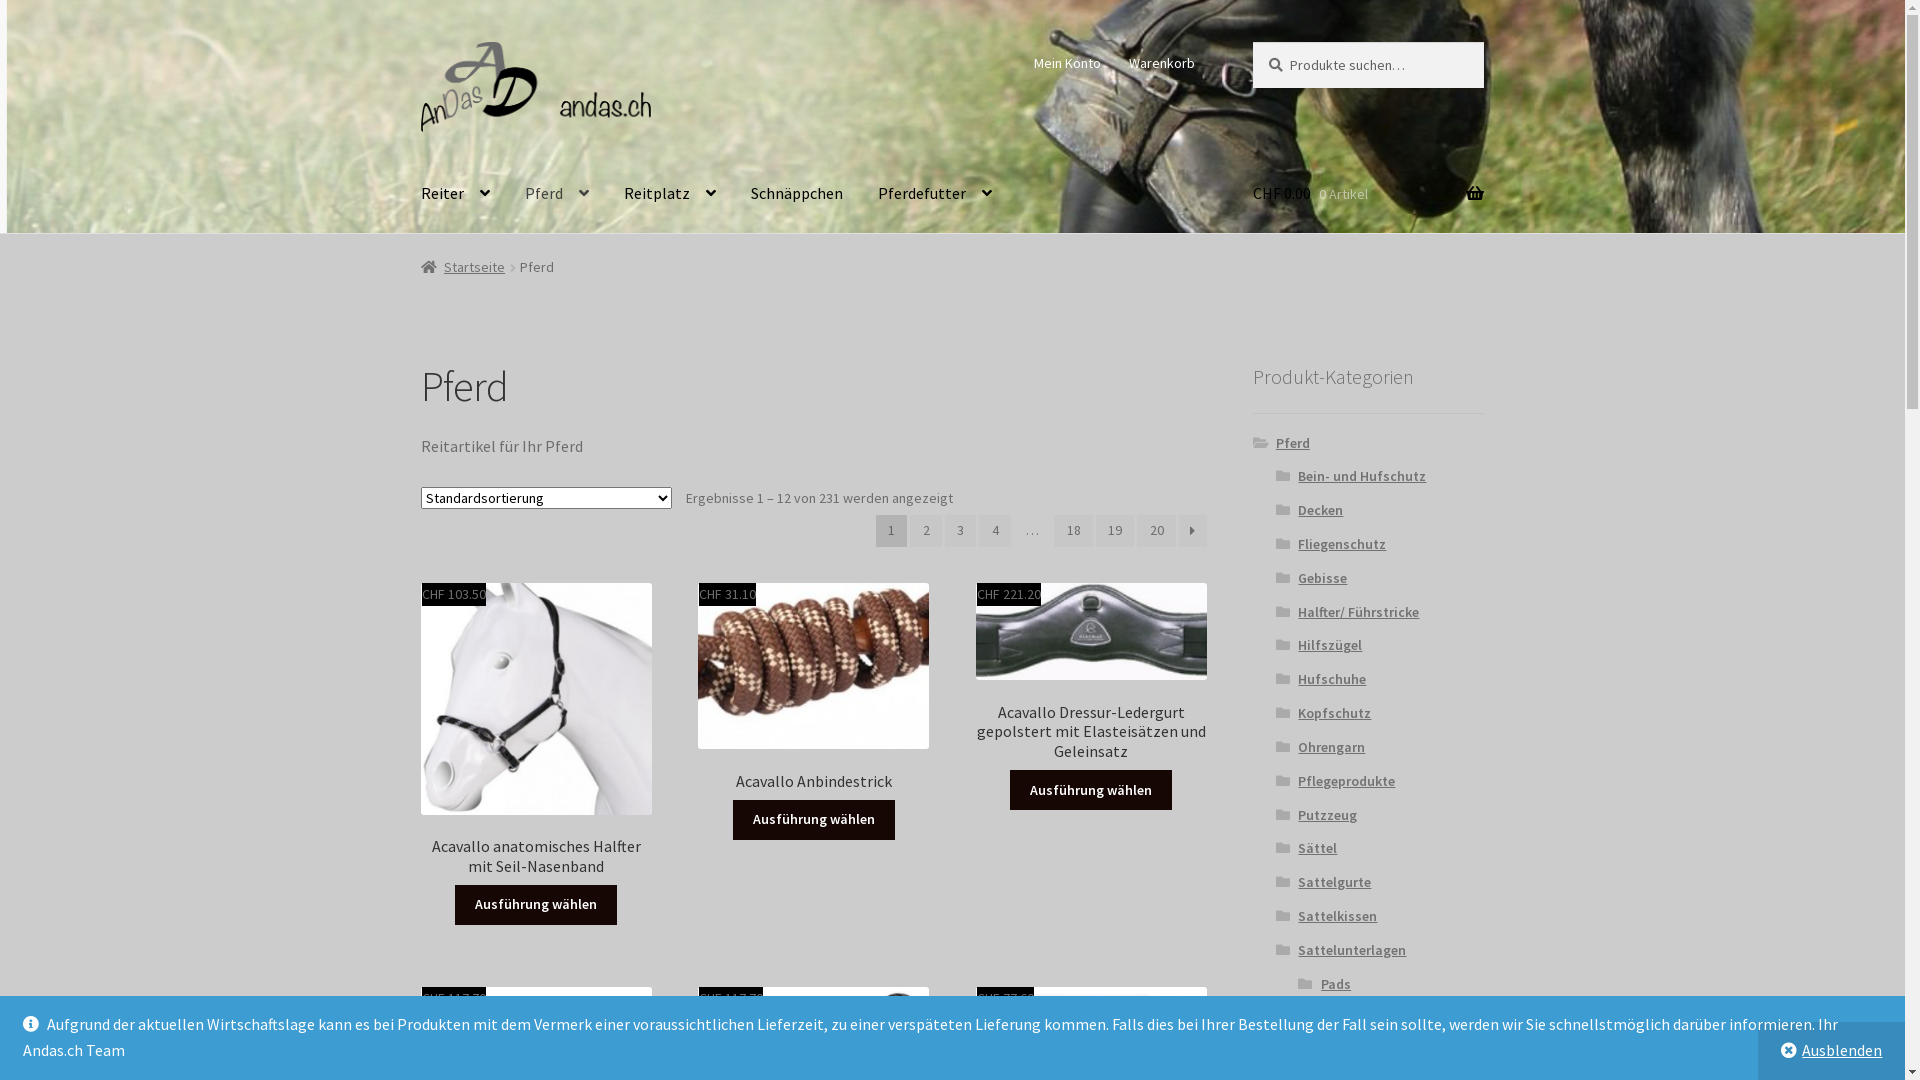 This screenshot has width=1920, height=1080. I want to click on '18', so click(1072, 530).